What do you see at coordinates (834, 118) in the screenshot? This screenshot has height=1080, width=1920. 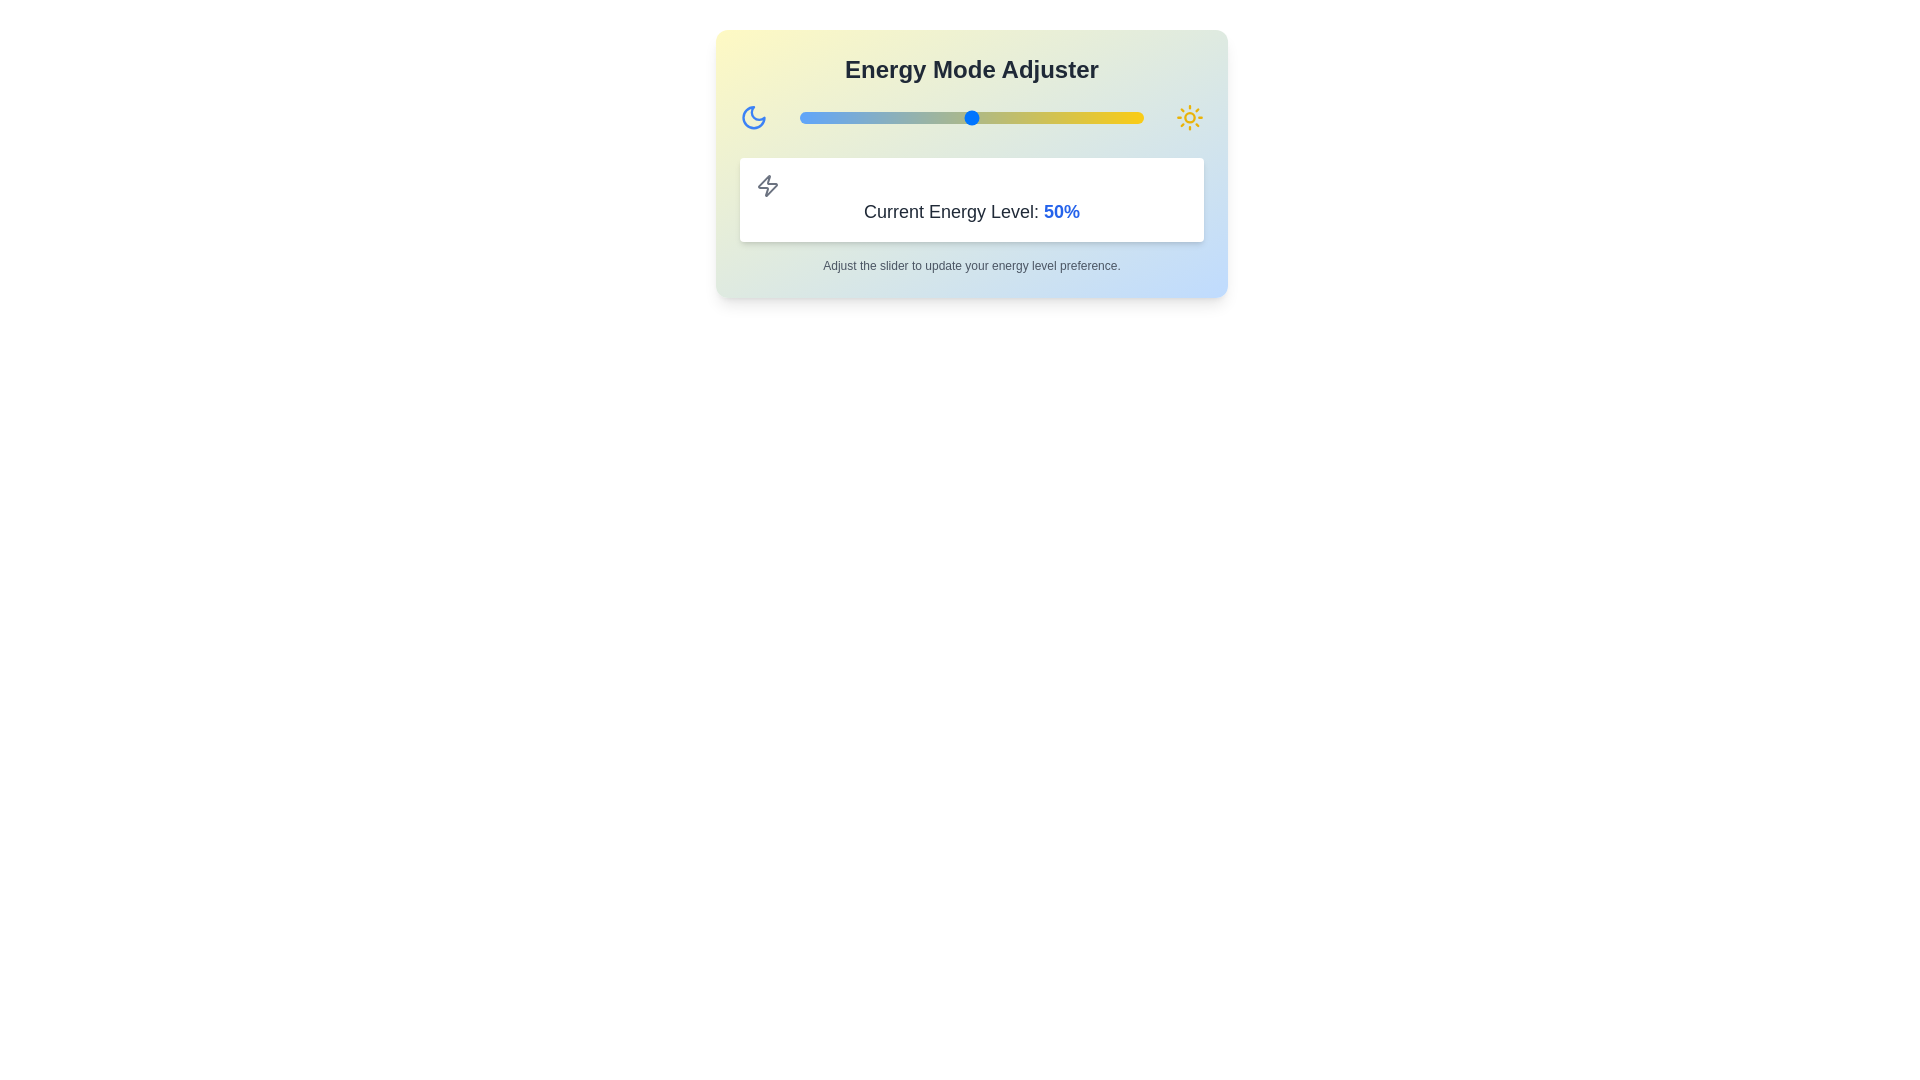 I see `the slider to set the energy level to 10%` at bounding box center [834, 118].